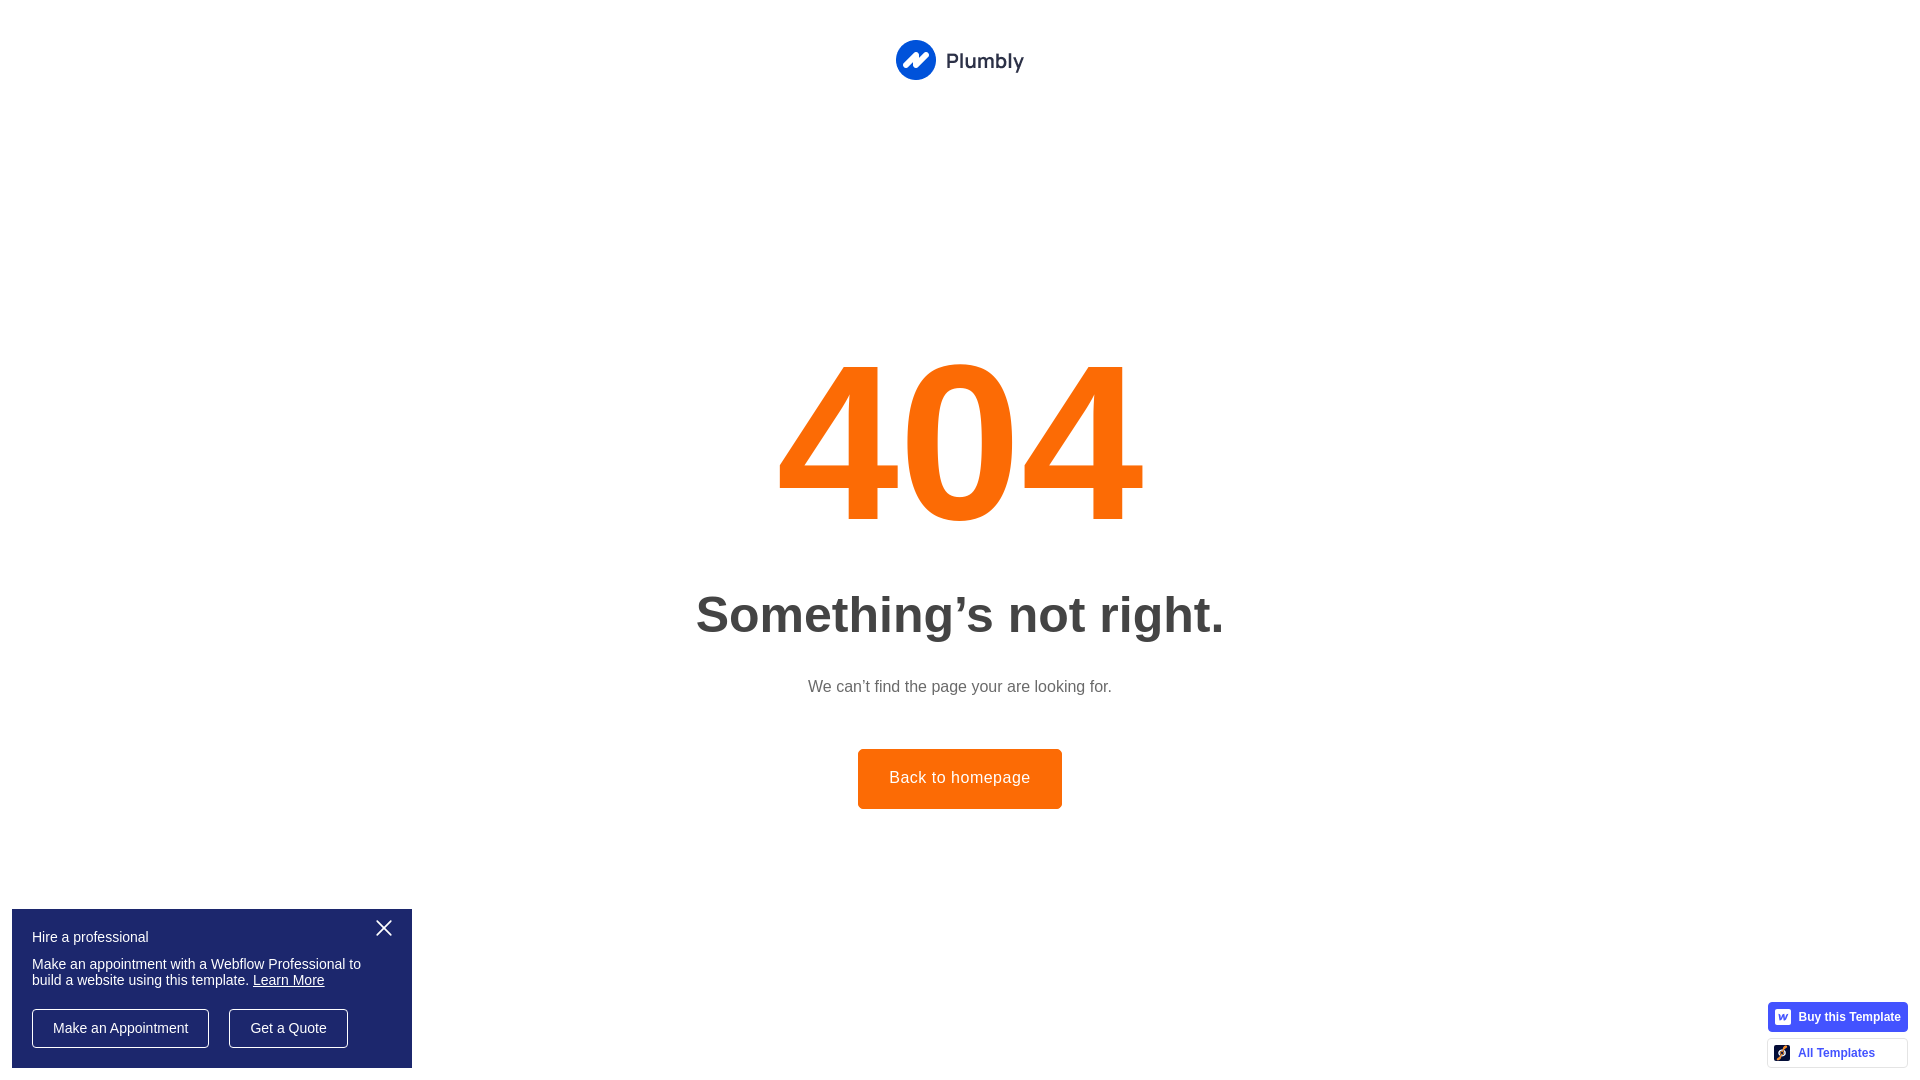 This screenshot has width=1920, height=1080. Describe the element at coordinates (287, 978) in the screenshot. I see `'Learn More'` at that location.